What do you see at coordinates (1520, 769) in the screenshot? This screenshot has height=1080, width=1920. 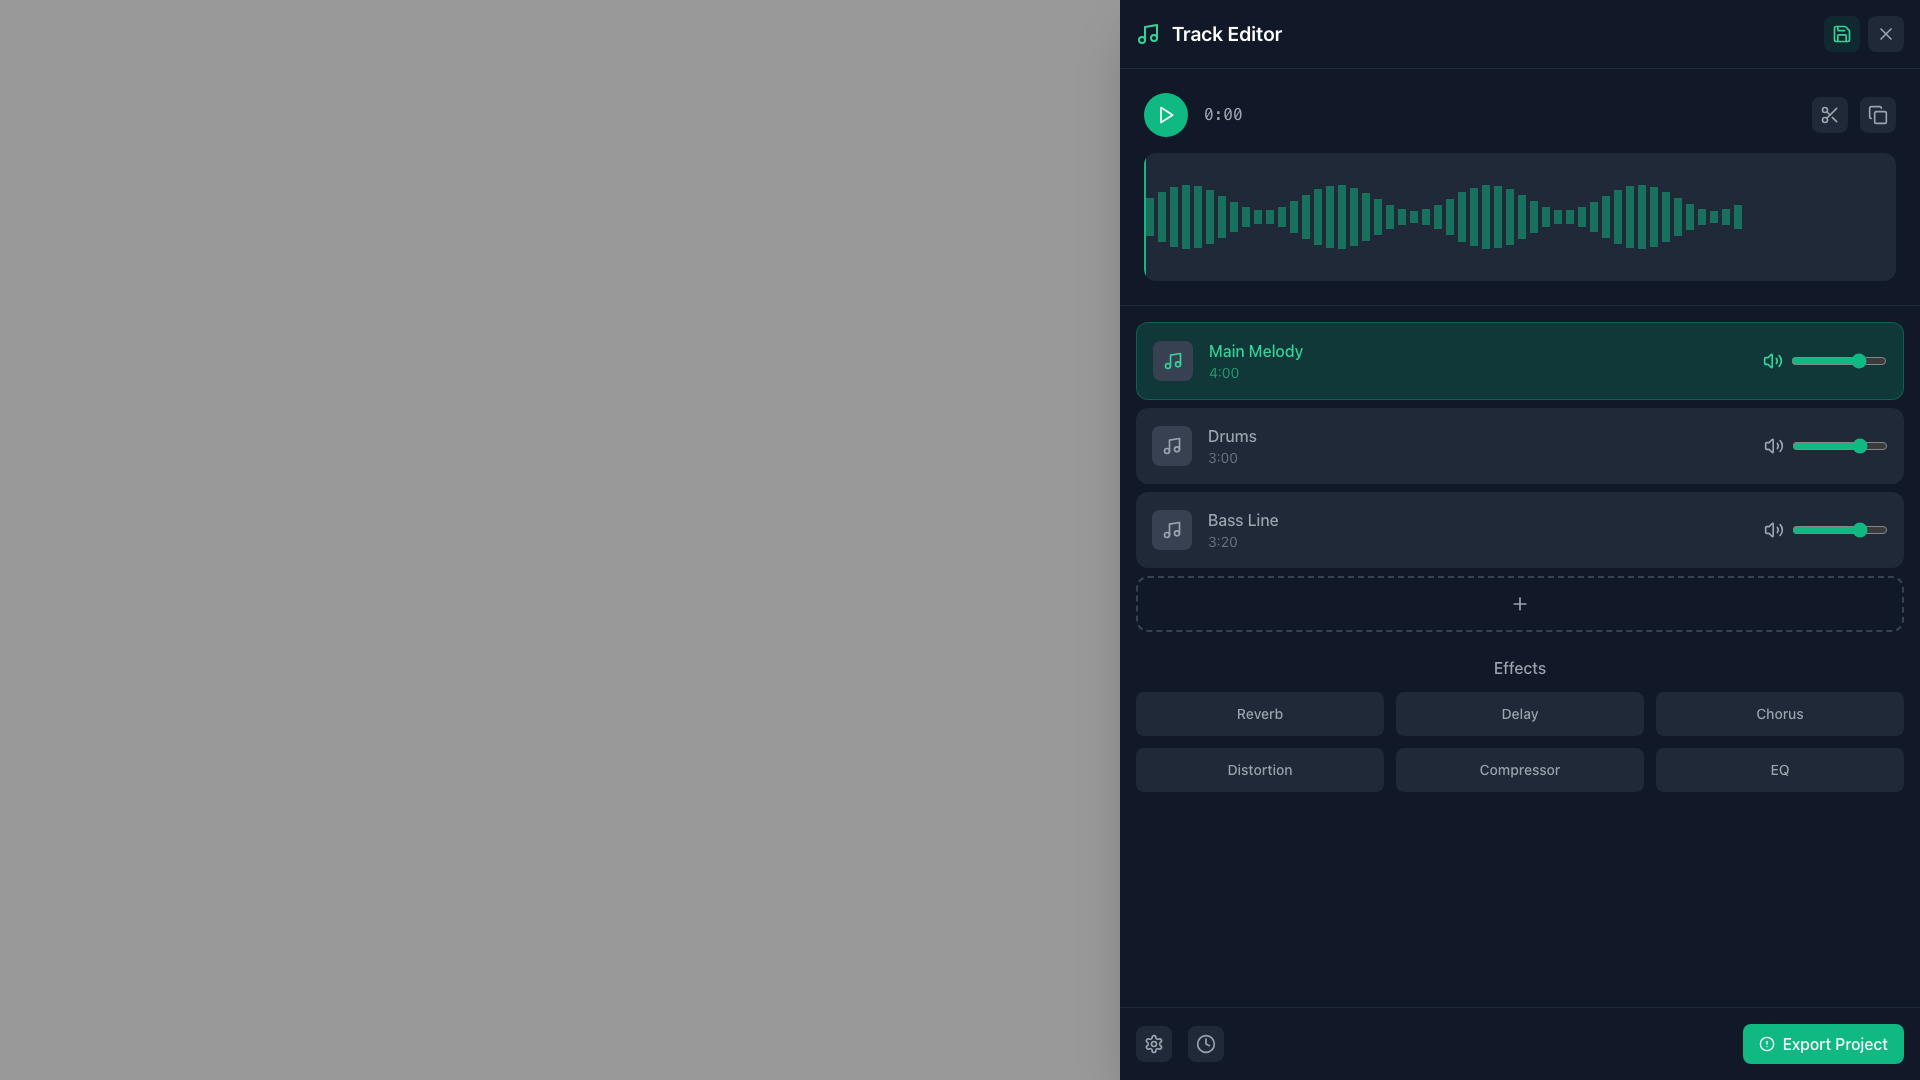 I see `the 'Compressor' button in the 'Effects' section` at bounding box center [1520, 769].